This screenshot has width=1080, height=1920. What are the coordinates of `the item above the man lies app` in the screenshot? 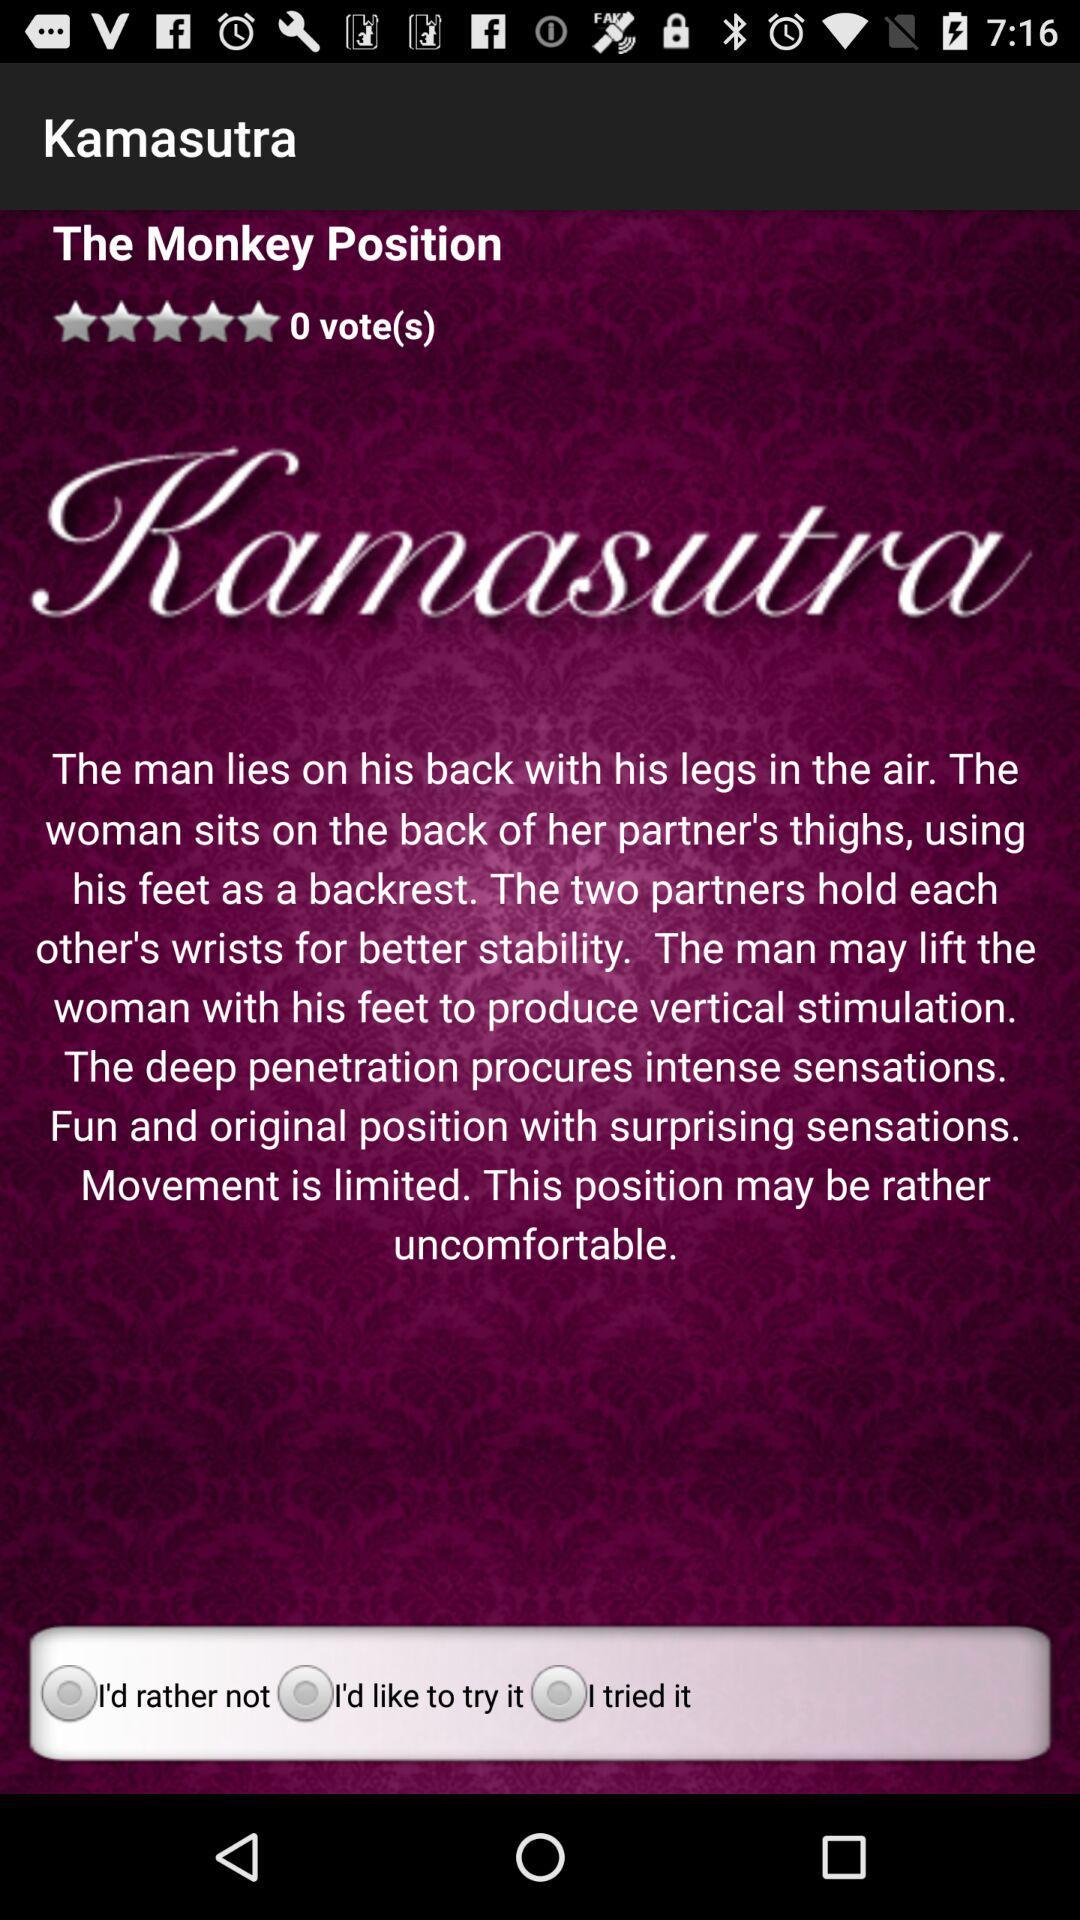 It's located at (540, 544).